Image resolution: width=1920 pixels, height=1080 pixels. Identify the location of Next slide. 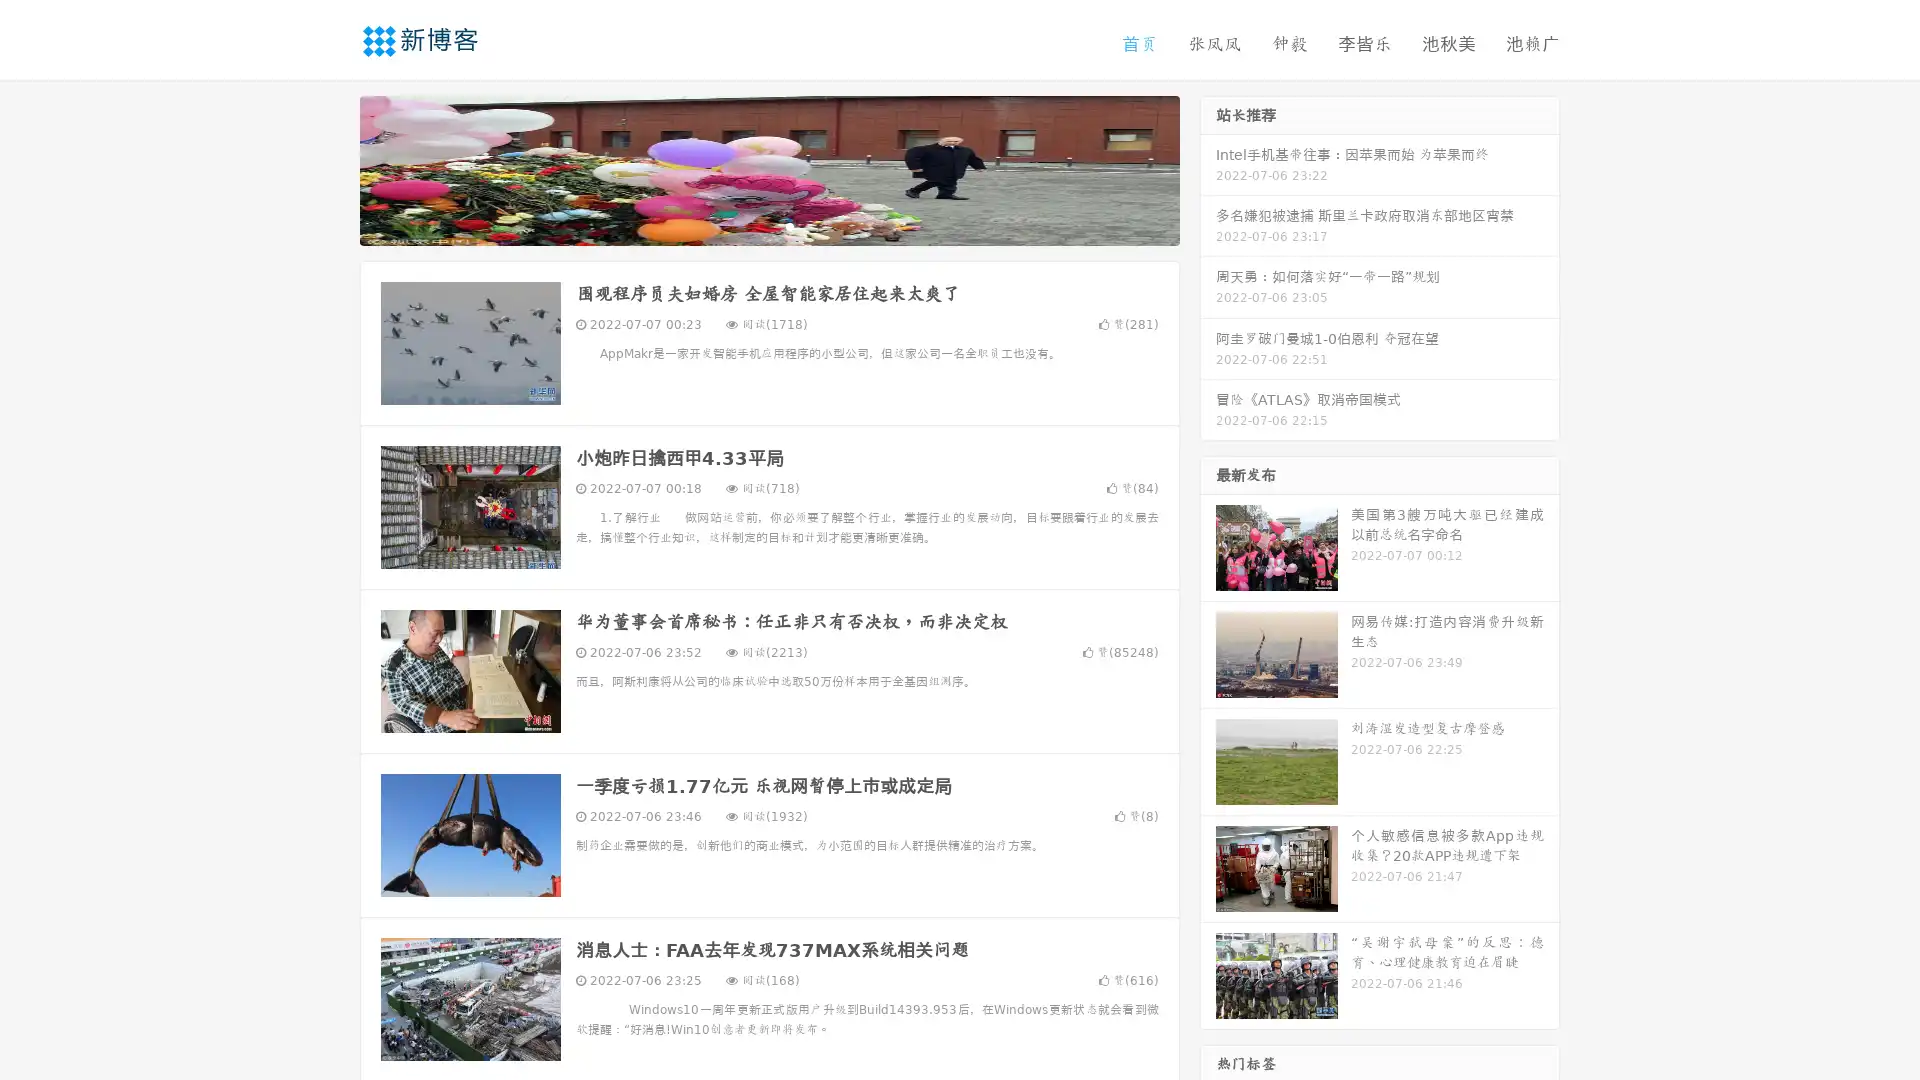
(1208, 168).